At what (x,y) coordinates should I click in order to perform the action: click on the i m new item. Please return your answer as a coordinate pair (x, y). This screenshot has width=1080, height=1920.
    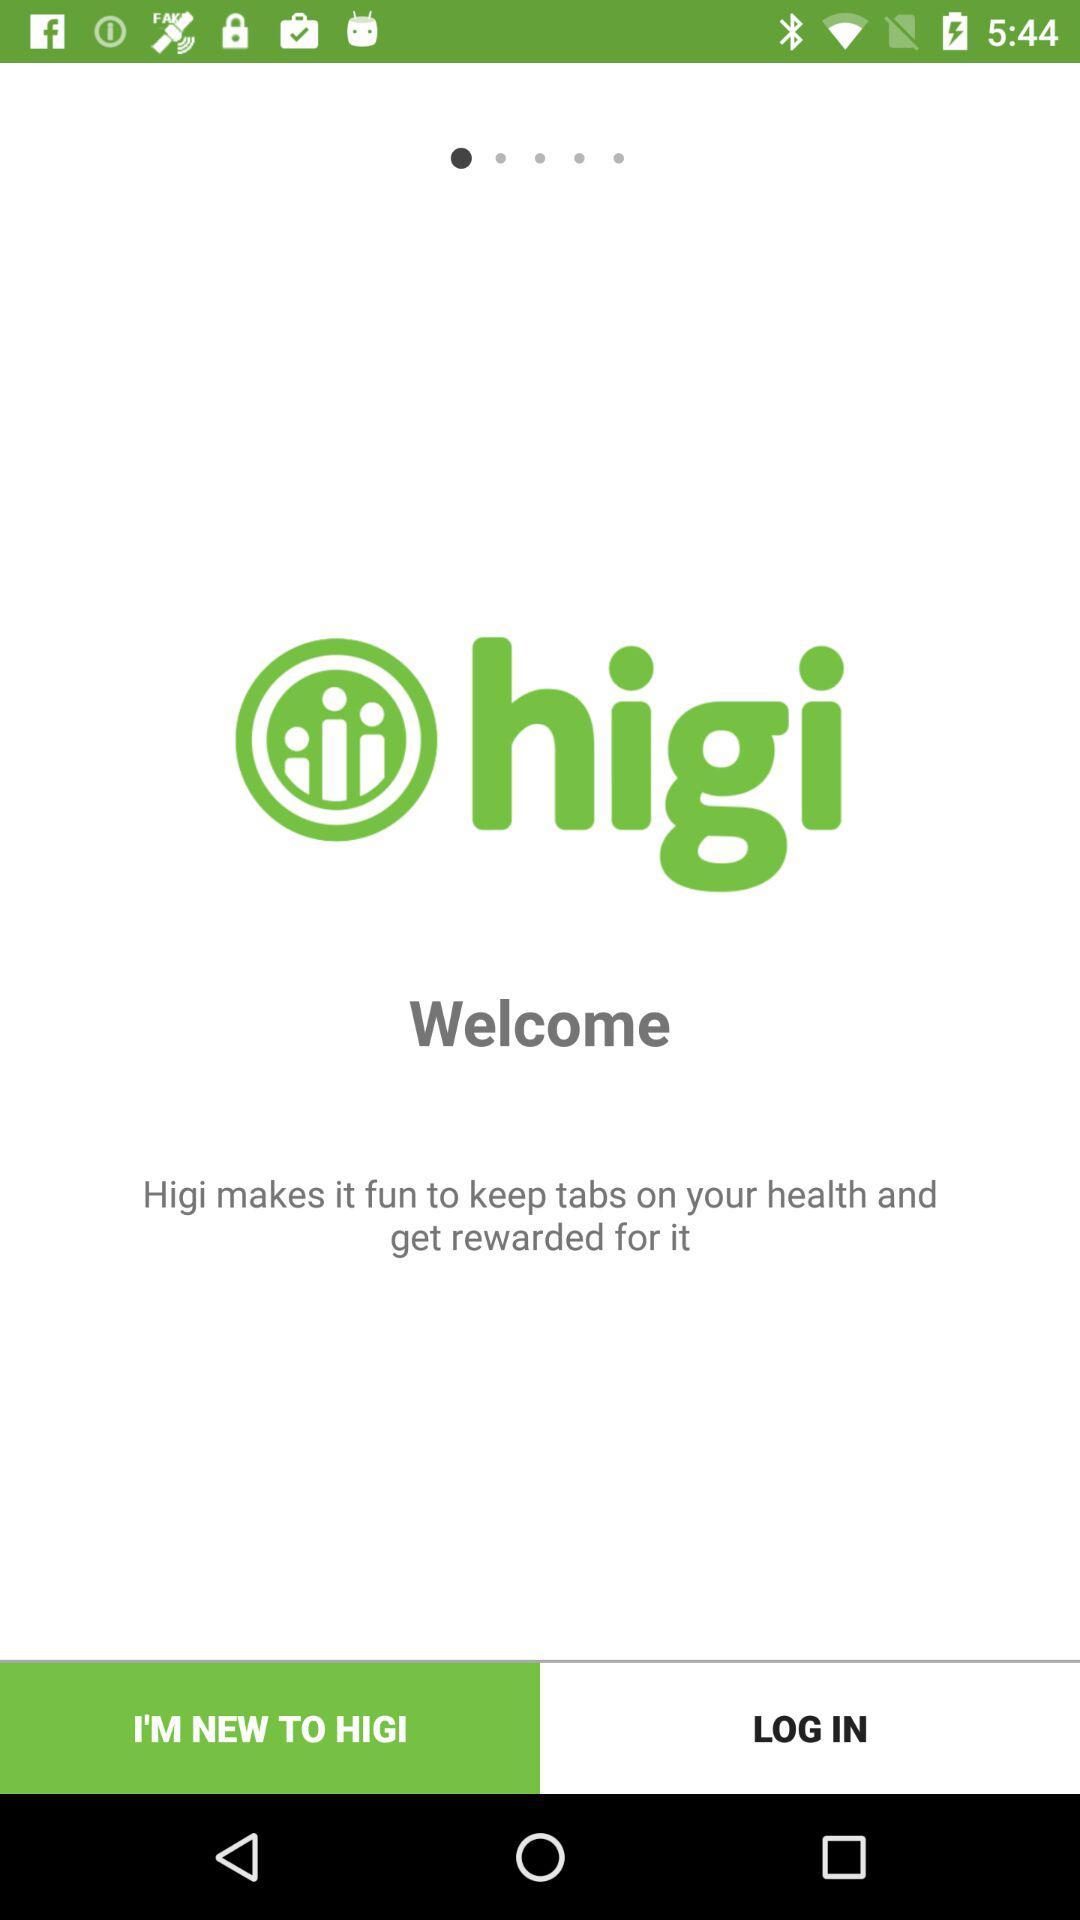
    Looking at the image, I should click on (270, 1727).